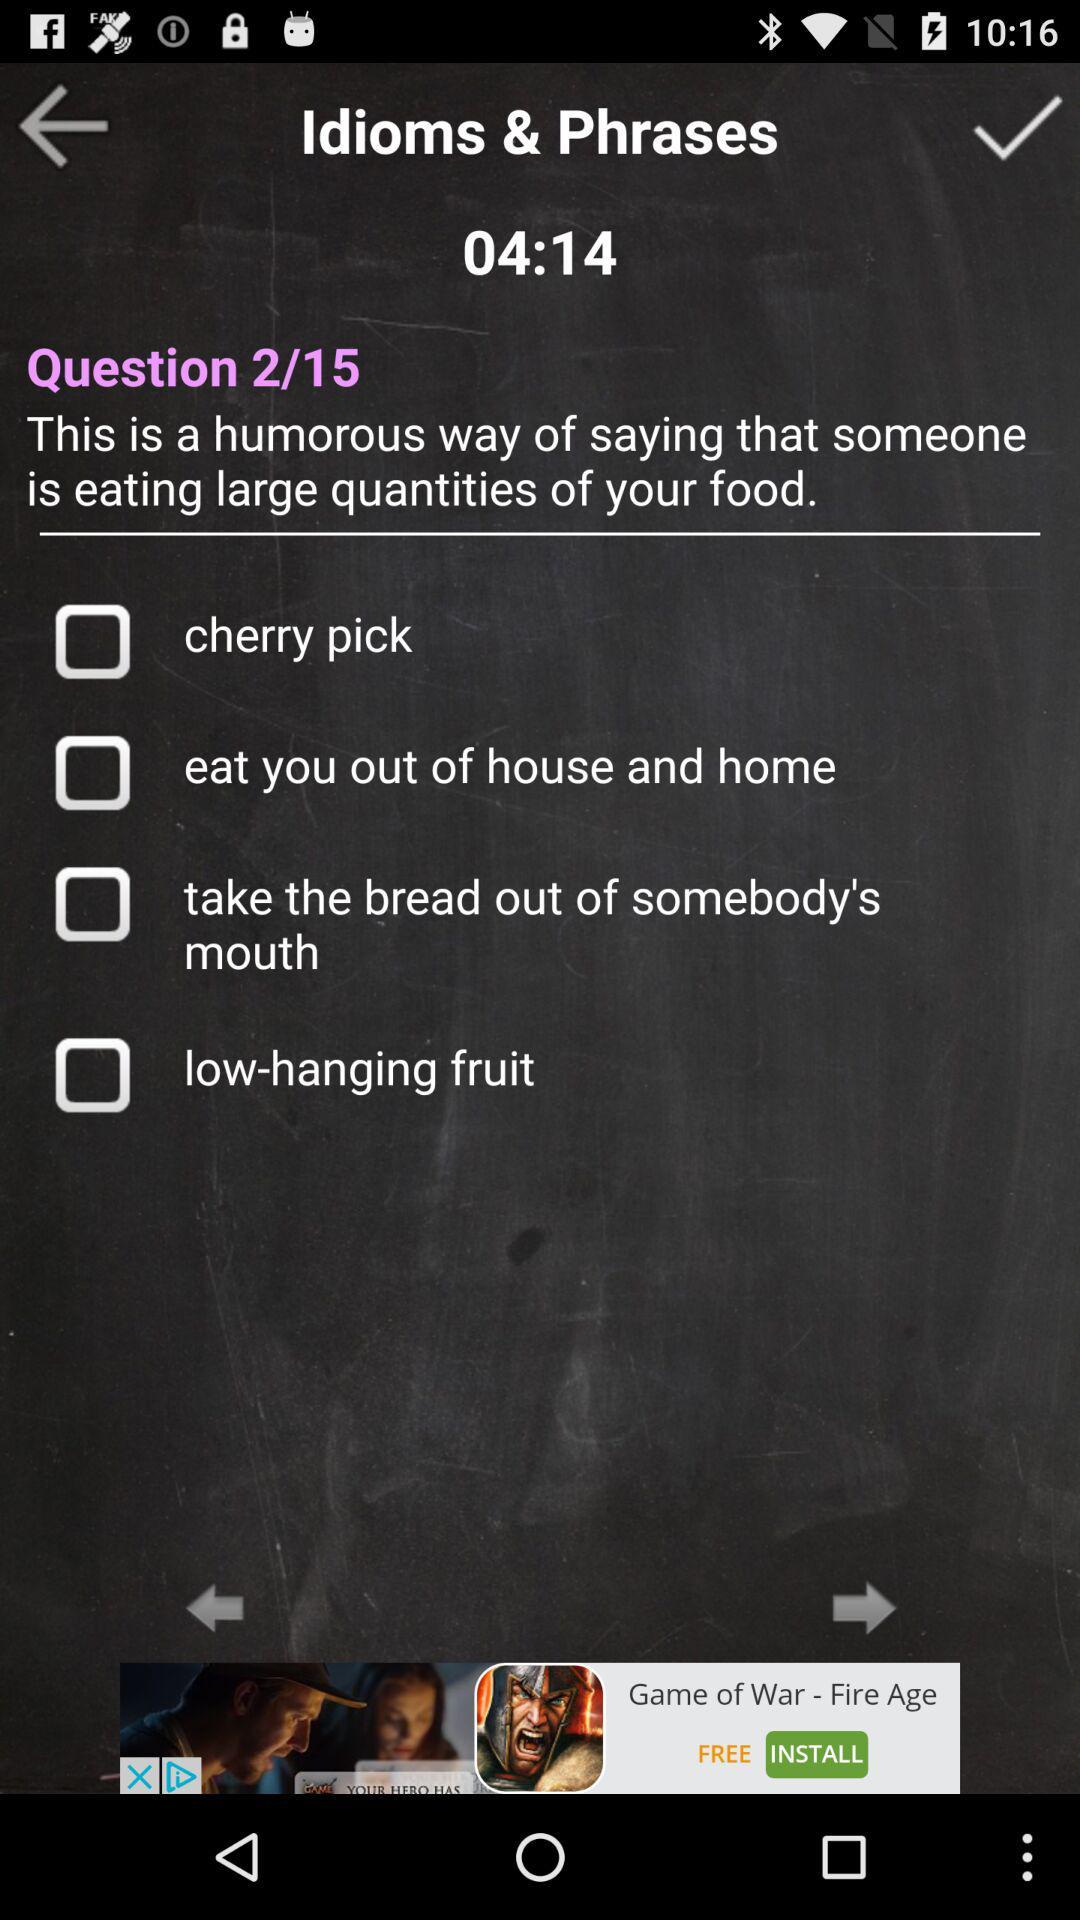  Describe the element at coordinates (91, 771) in the screenshot. I see `this option` at that location.